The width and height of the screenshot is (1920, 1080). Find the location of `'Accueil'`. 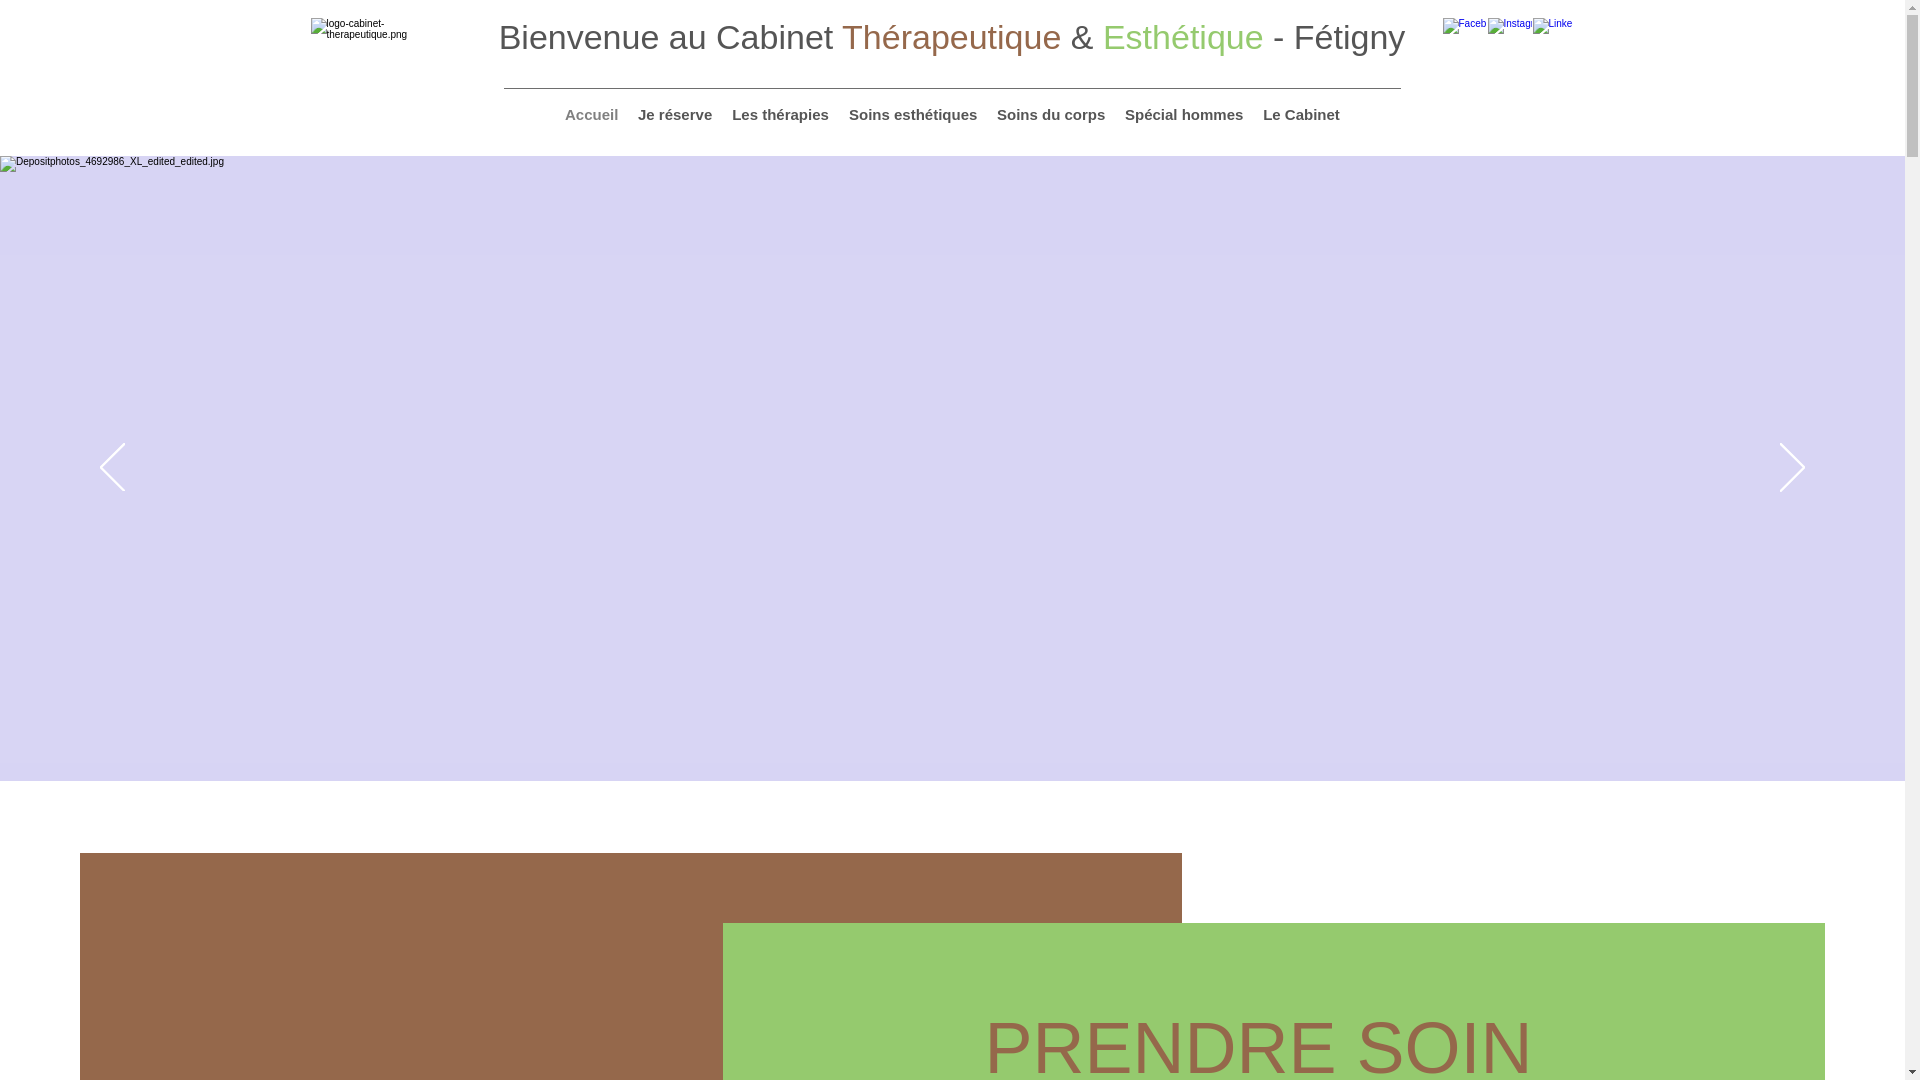

'Accueil' is located at coordinates (590, 114).